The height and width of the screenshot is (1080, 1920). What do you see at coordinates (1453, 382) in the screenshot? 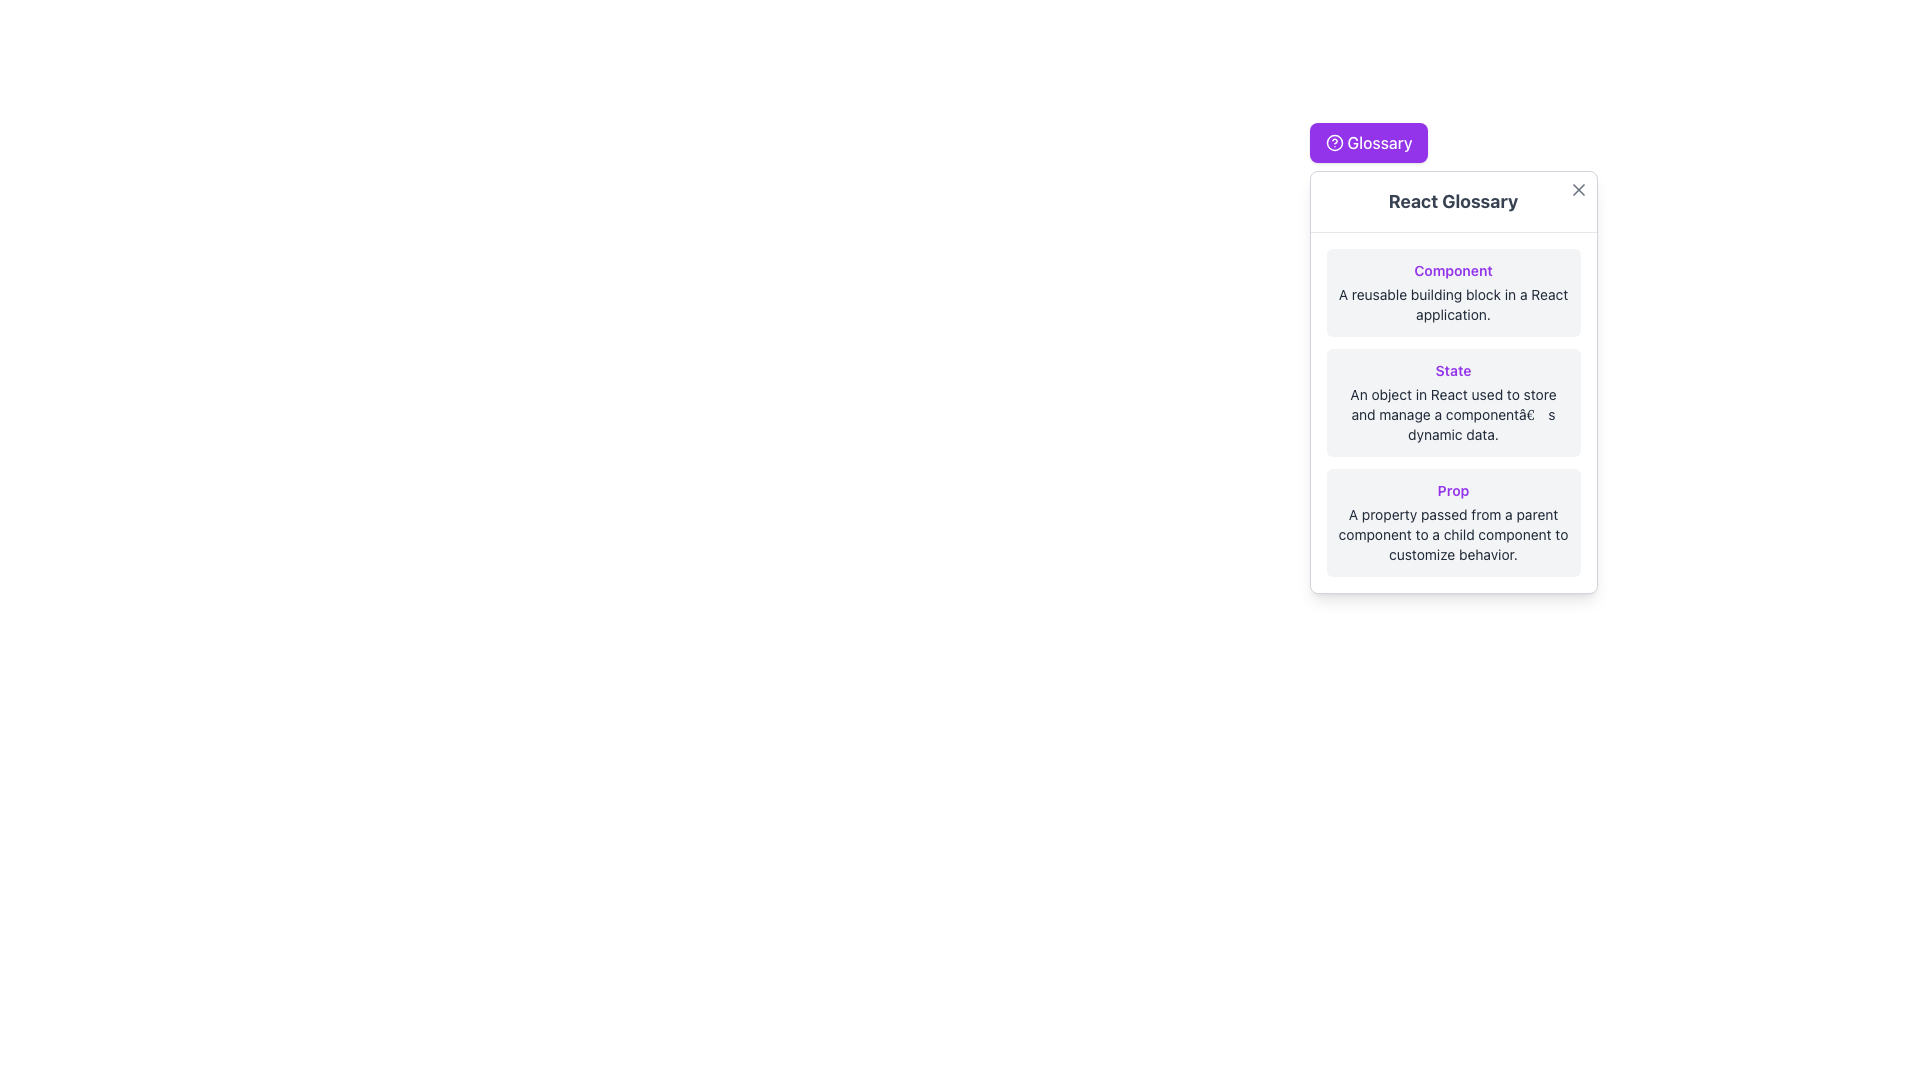
I see `the Text block titled 'React Glossary', specifically focusing on the second subsection that contains a purple highlighted label` at bounding box center [1453, 382].